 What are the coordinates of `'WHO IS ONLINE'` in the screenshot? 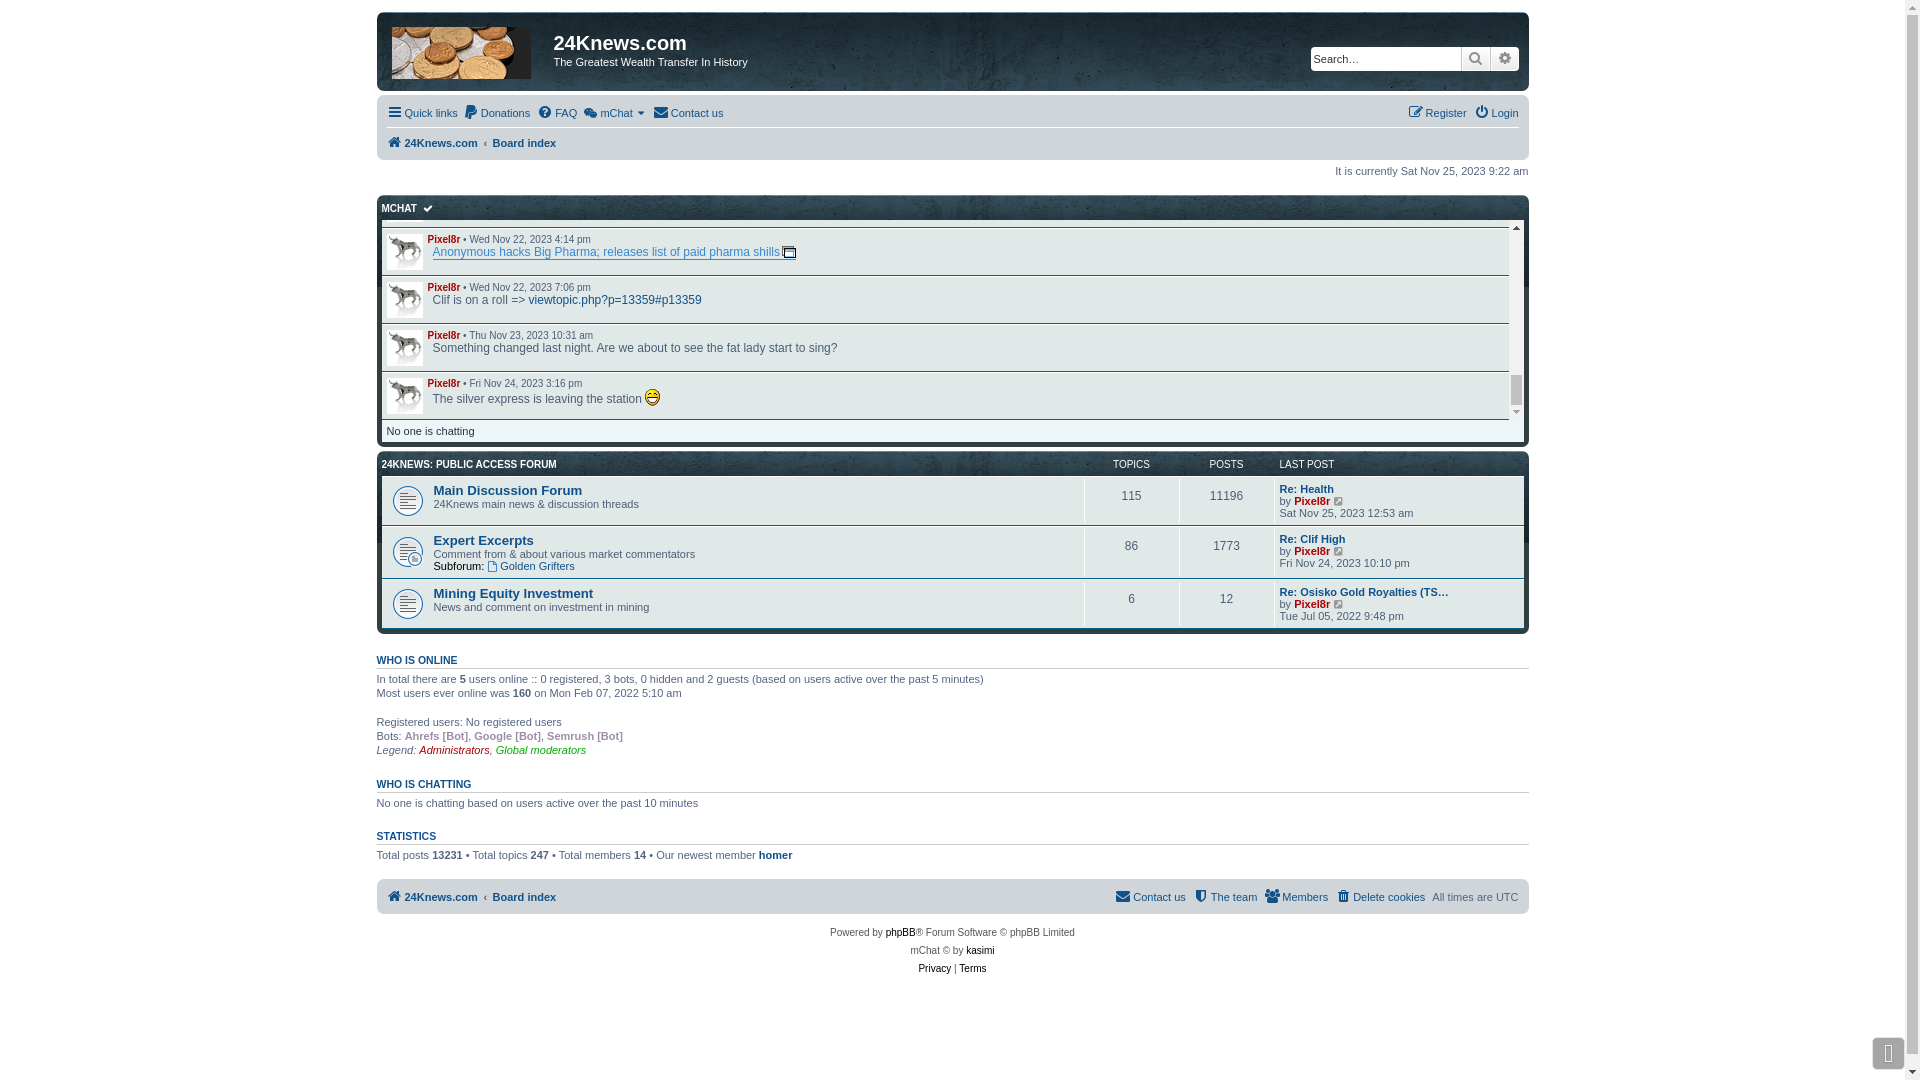 It's located at (375, 659).